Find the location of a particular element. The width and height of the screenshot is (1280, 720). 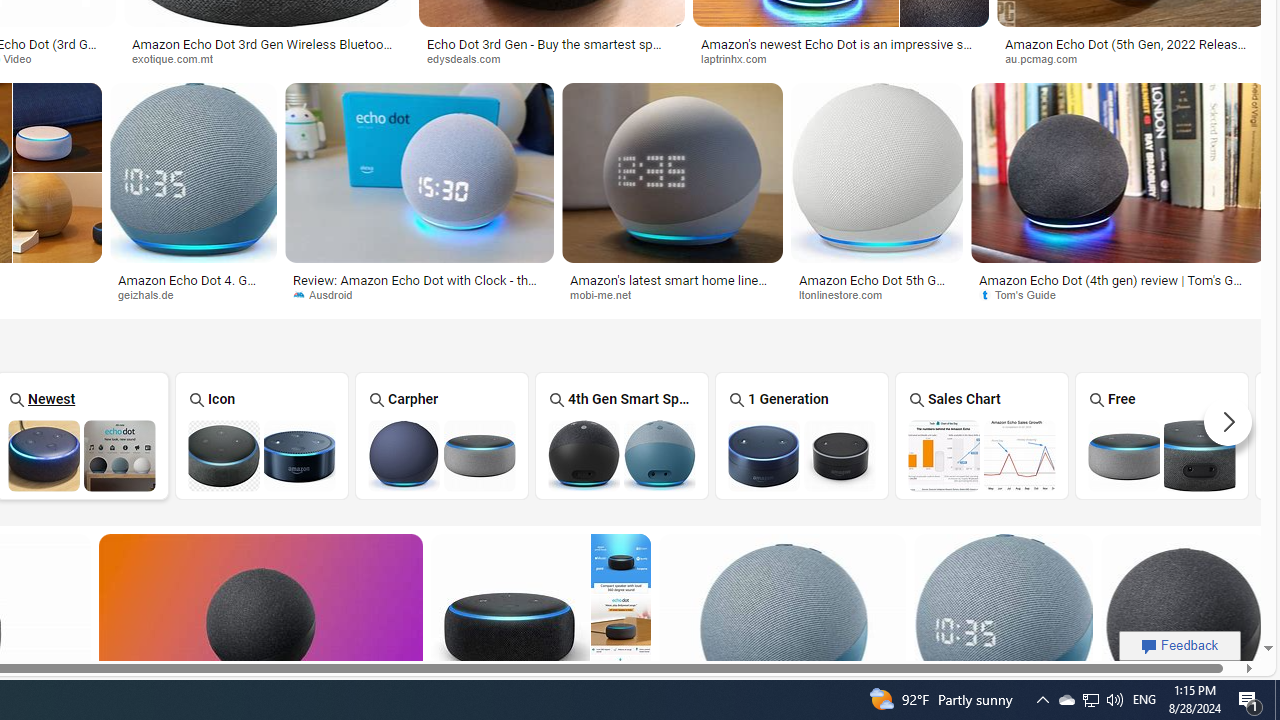

'Free Amazon Echo Dot' is located at coordinates (1162, 455).